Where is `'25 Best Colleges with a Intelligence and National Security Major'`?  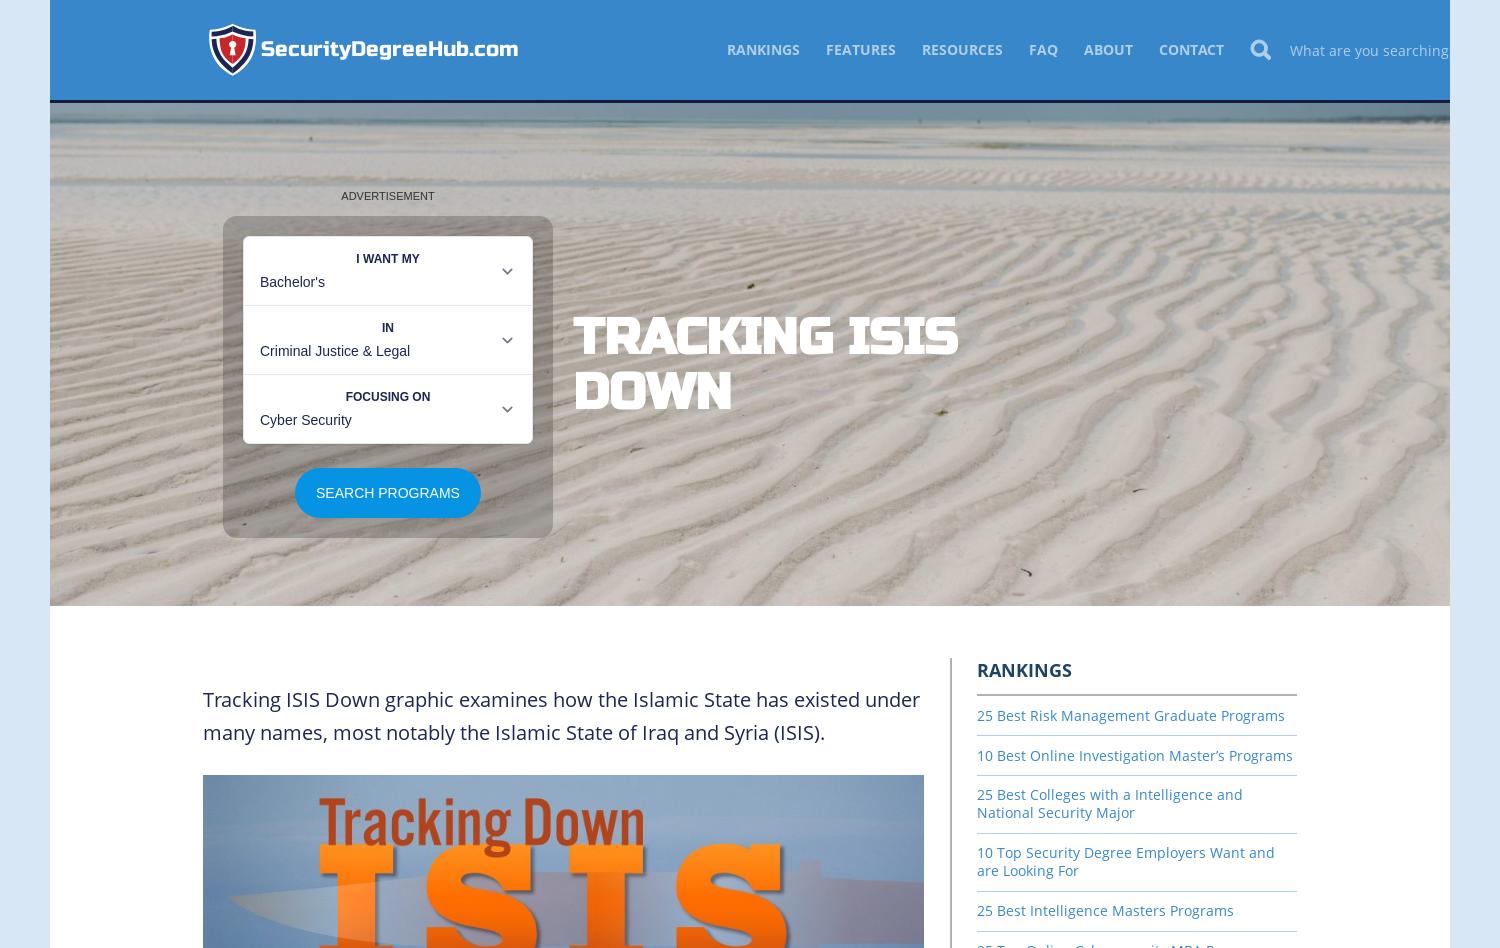
'25 Best Colleges with a Intelligence and National Security Major' is located at coordinates (1109, 803).